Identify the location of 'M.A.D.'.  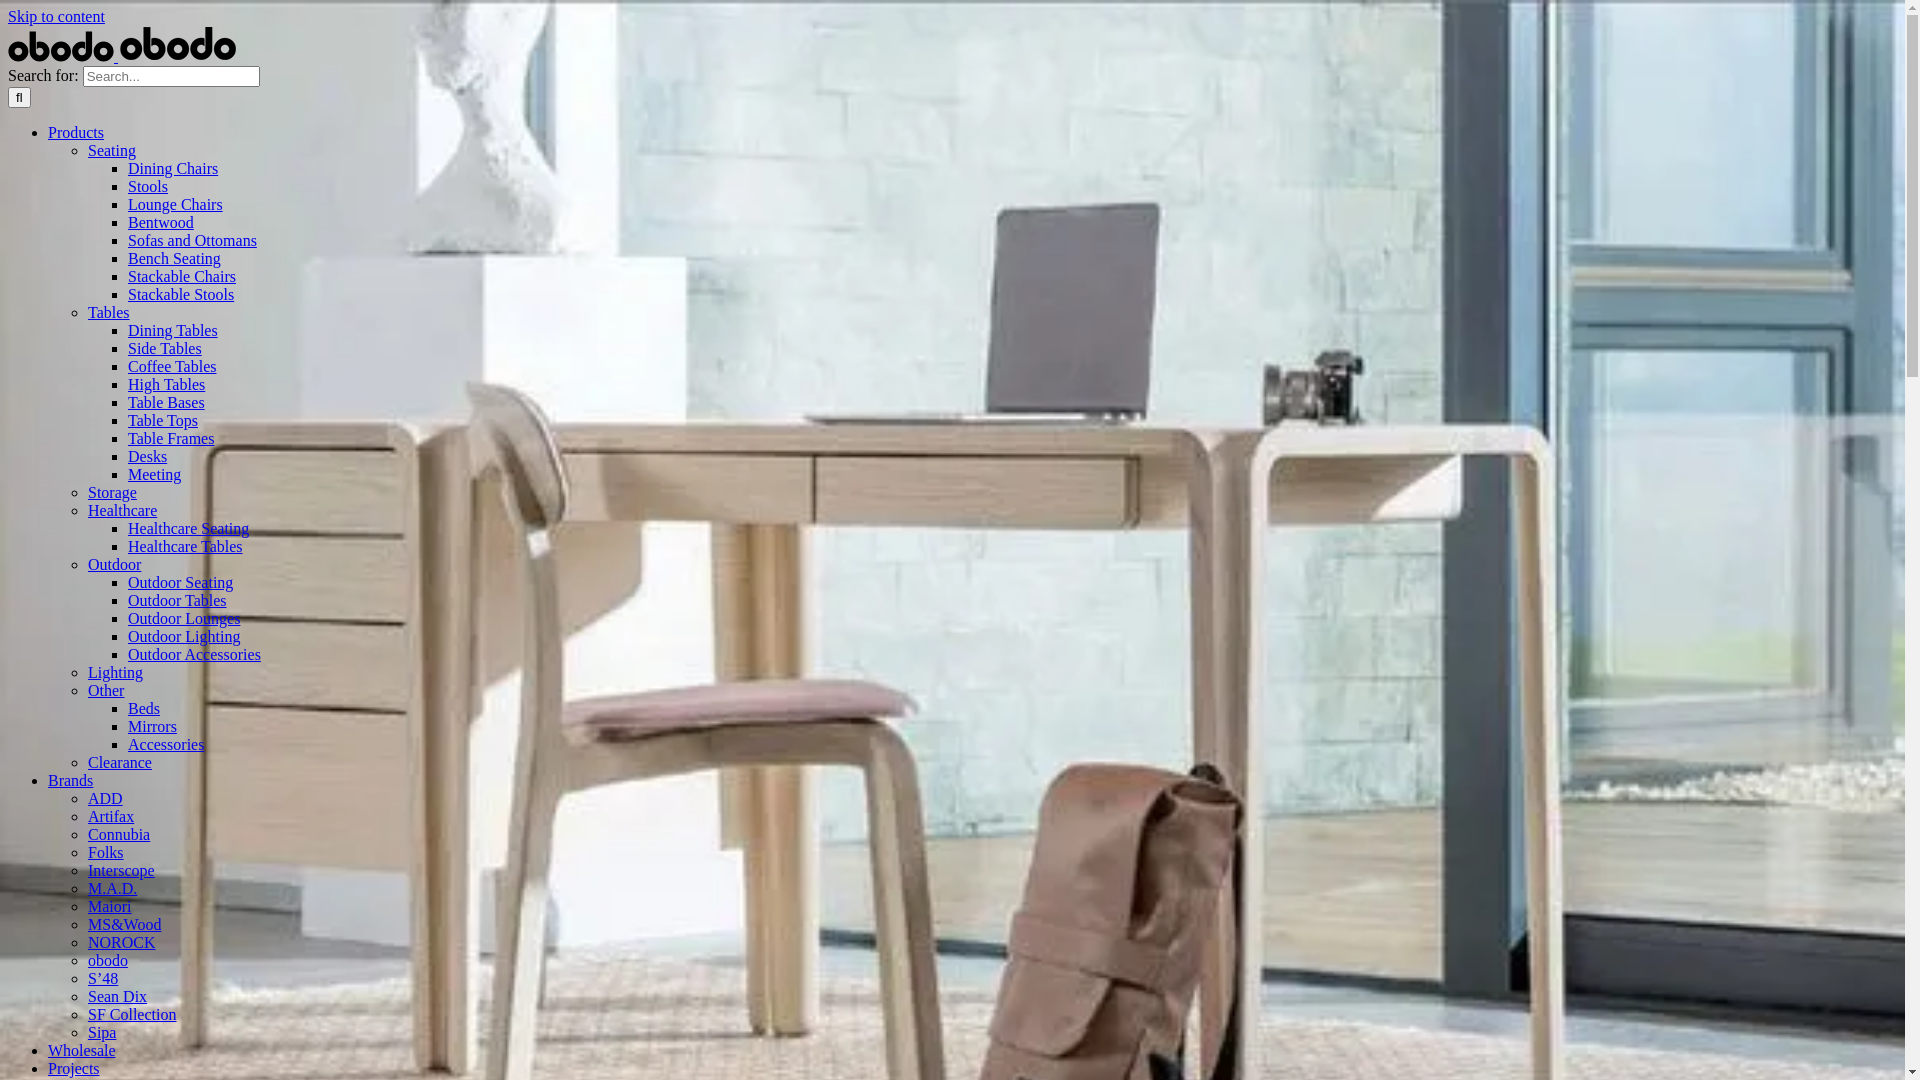
(111, 887).